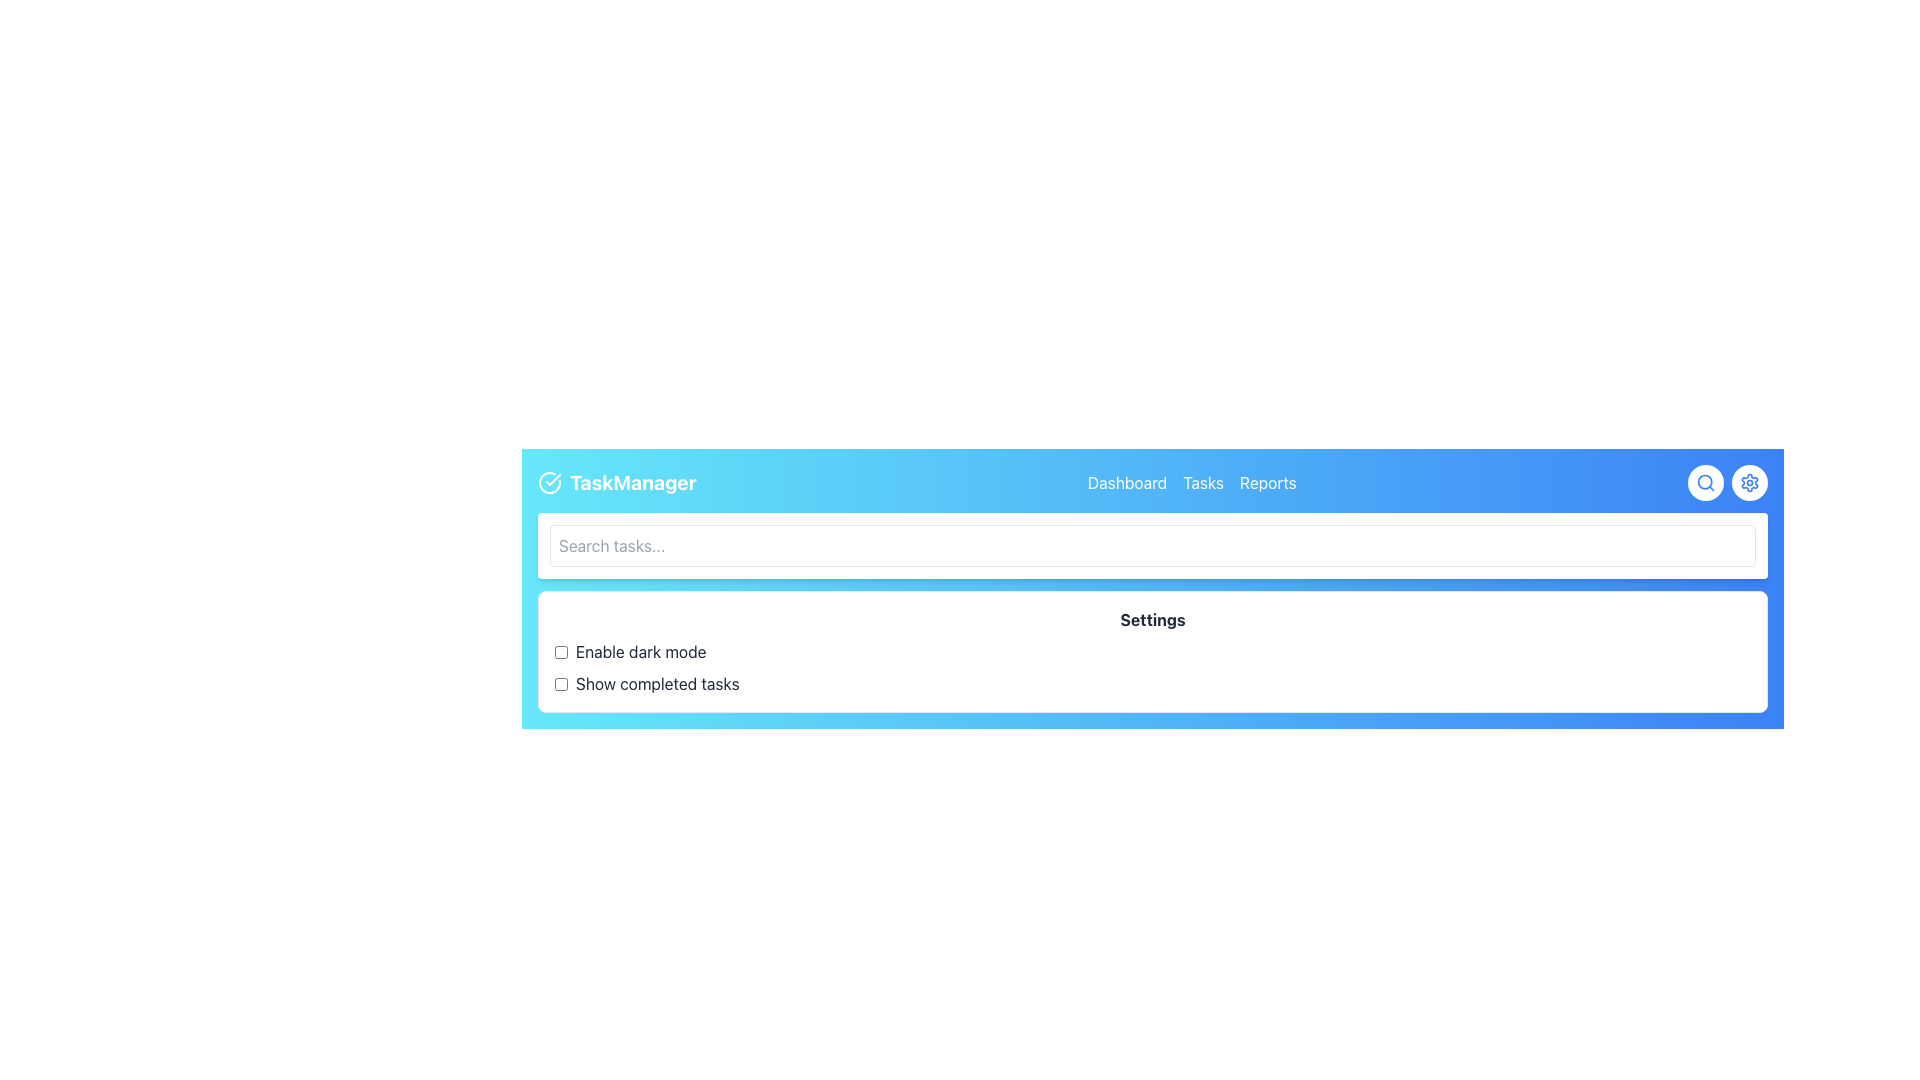  What do you see at coordinates (1127, 482) in the screenshot?
I see `the 'Dashboard' hyperlink in the light blue navigation bar` at bounding box center [1127, 482].